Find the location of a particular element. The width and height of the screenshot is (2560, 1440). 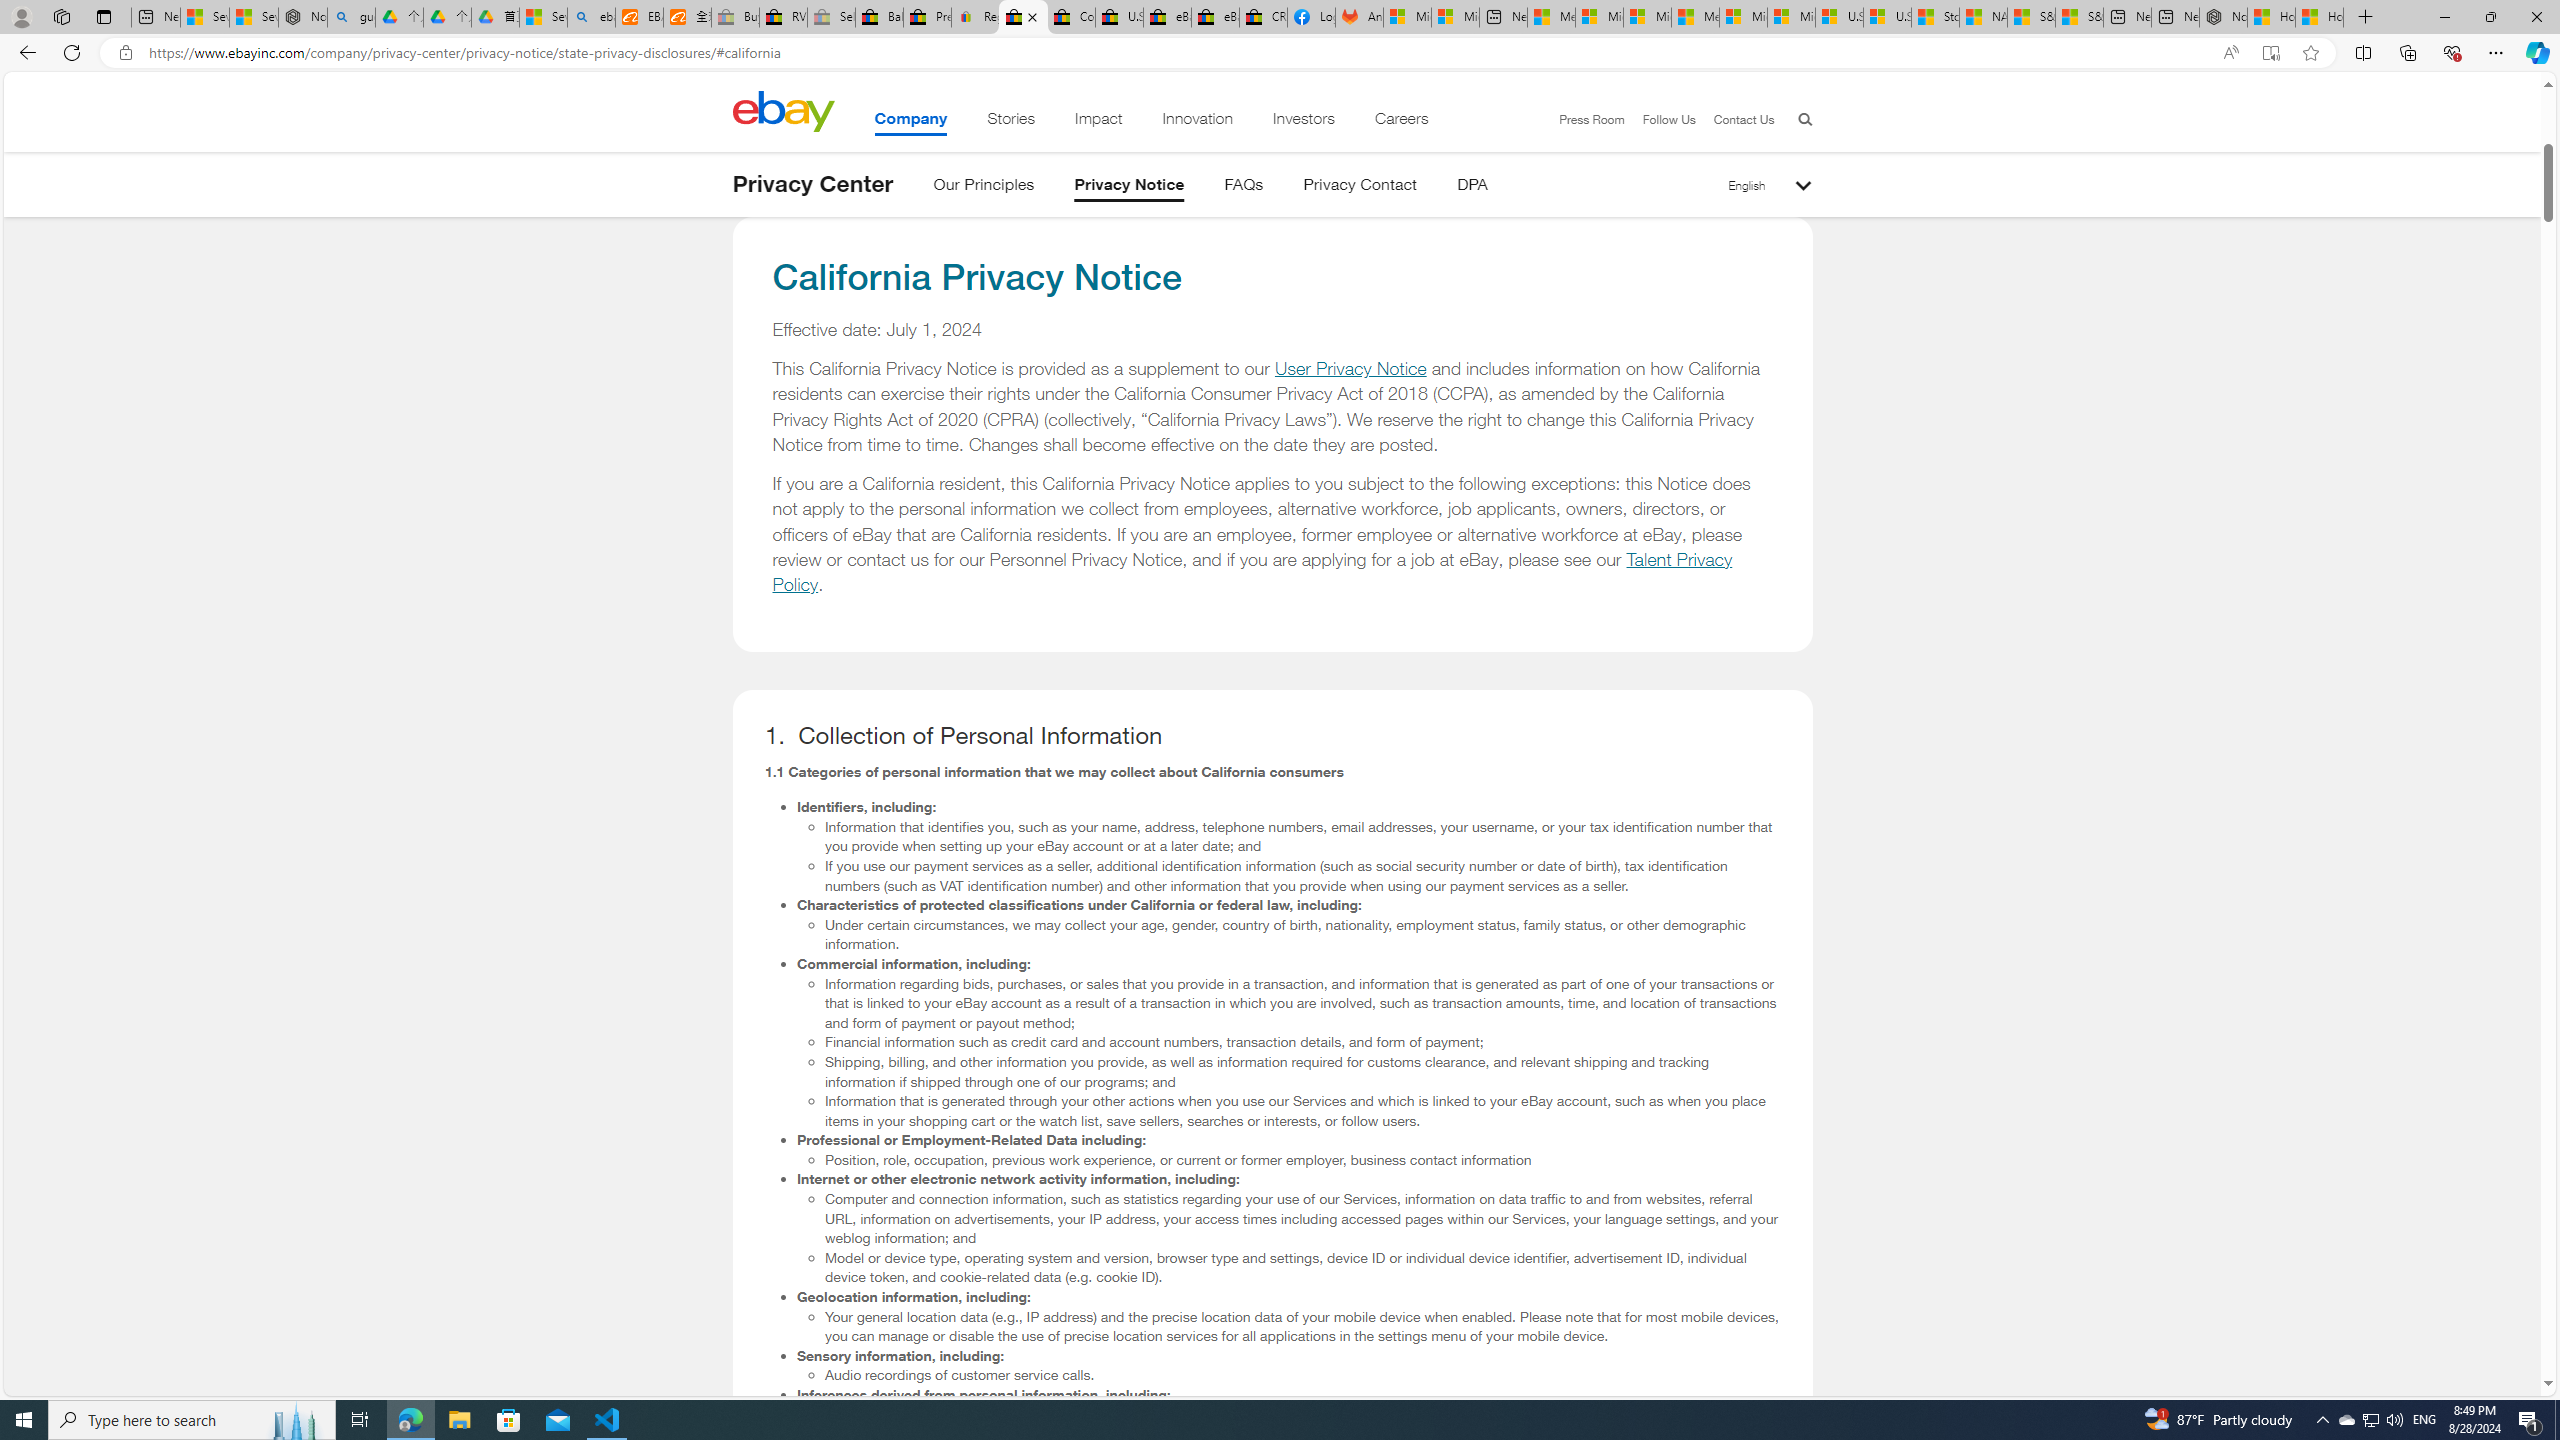

'eBay Inc. Reports Third Quarter 2023 Results' is located at coordinates (1215, 16).